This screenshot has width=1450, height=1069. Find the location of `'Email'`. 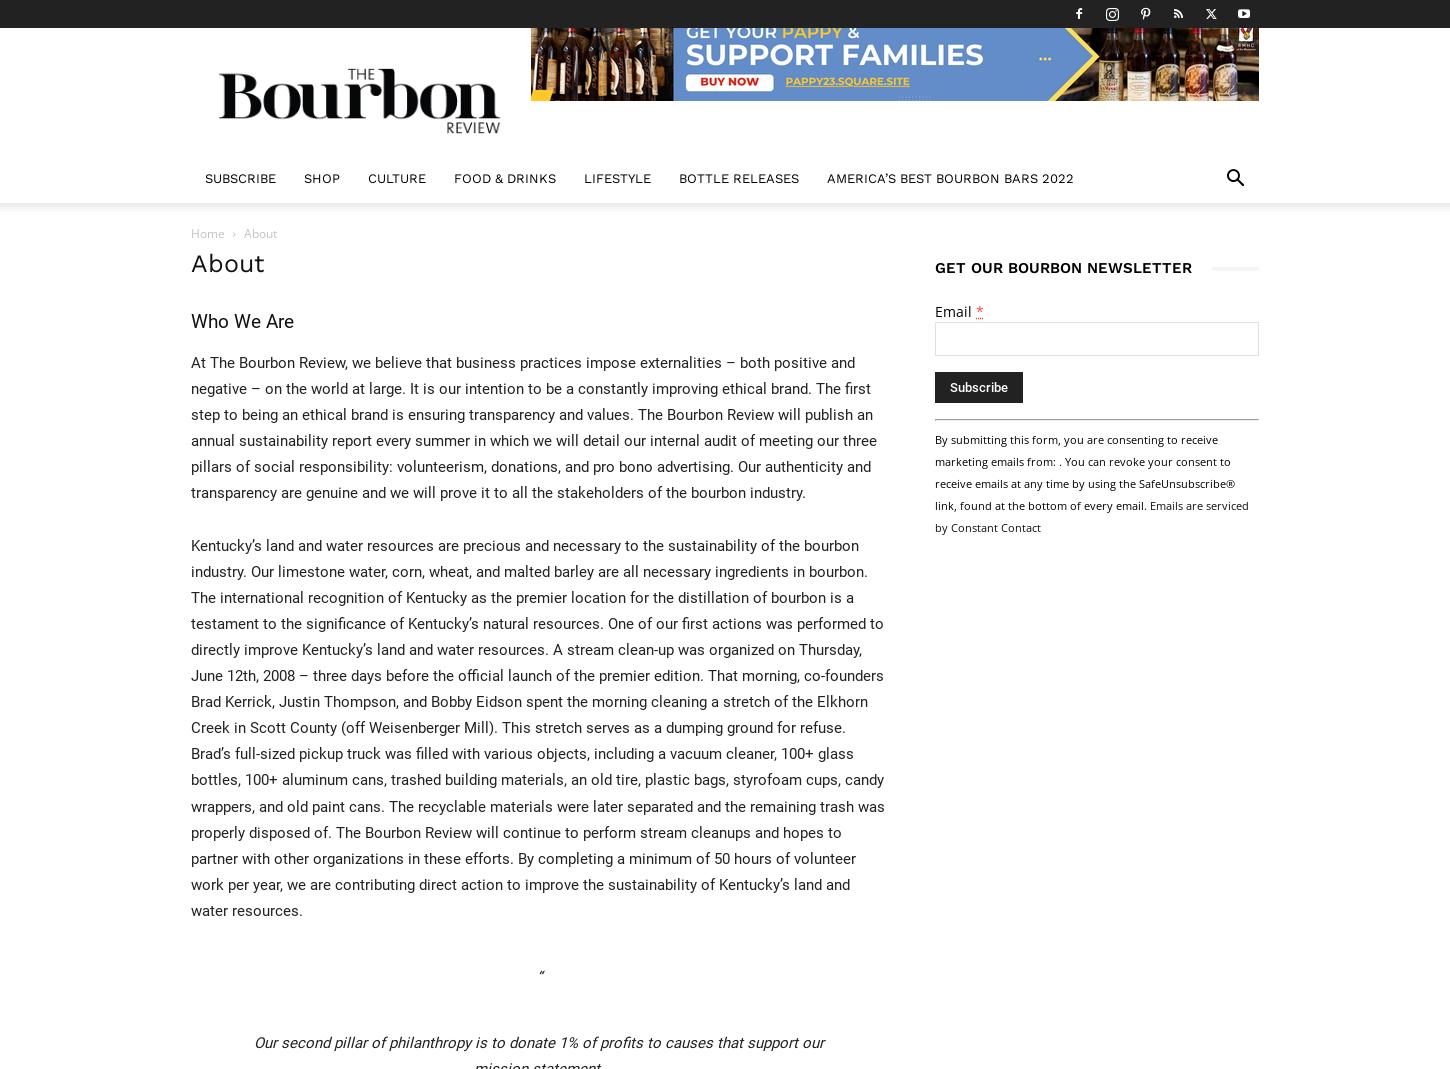

'Email' is located at coordinates (954, 310).